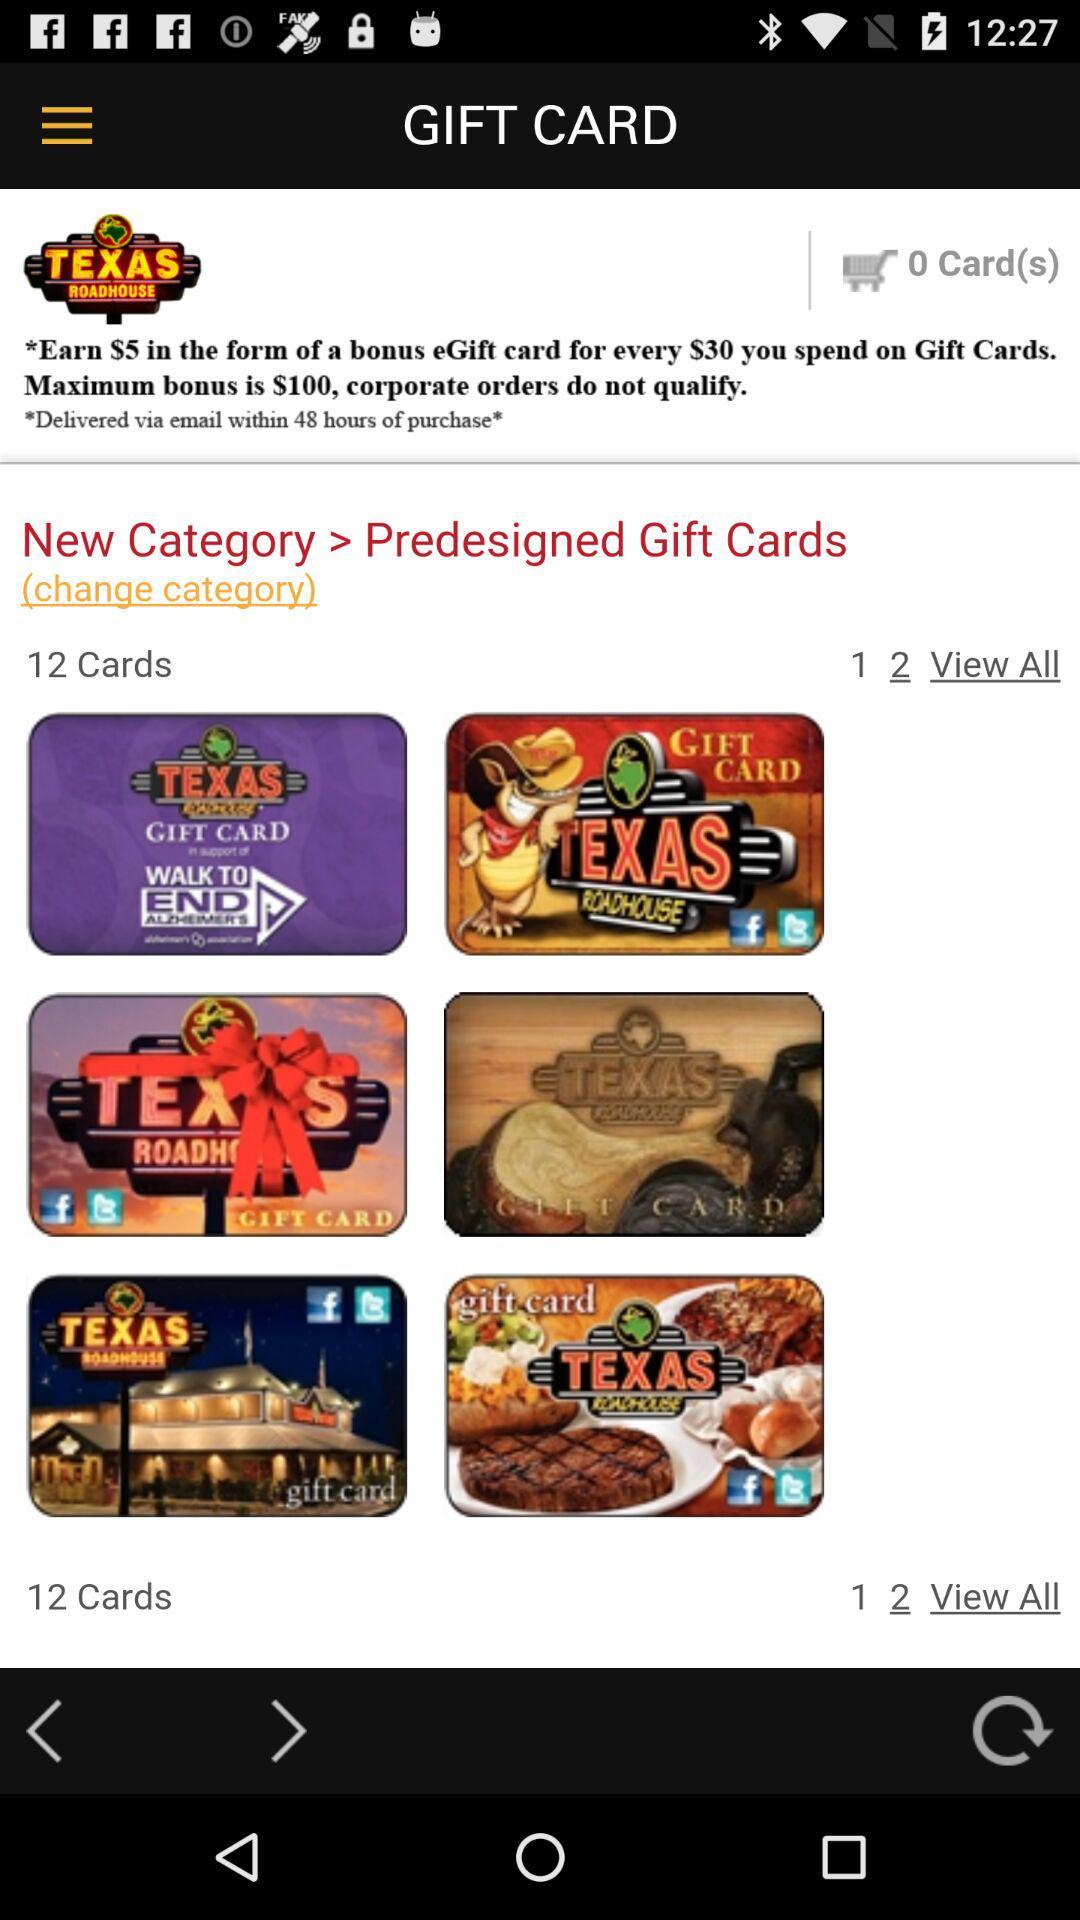 This screenshot has height=1920, width=1080. What do you see at coordinates (540, 927) in the screenshot?
I see `colour pinter` at bounding box center [540, 927].